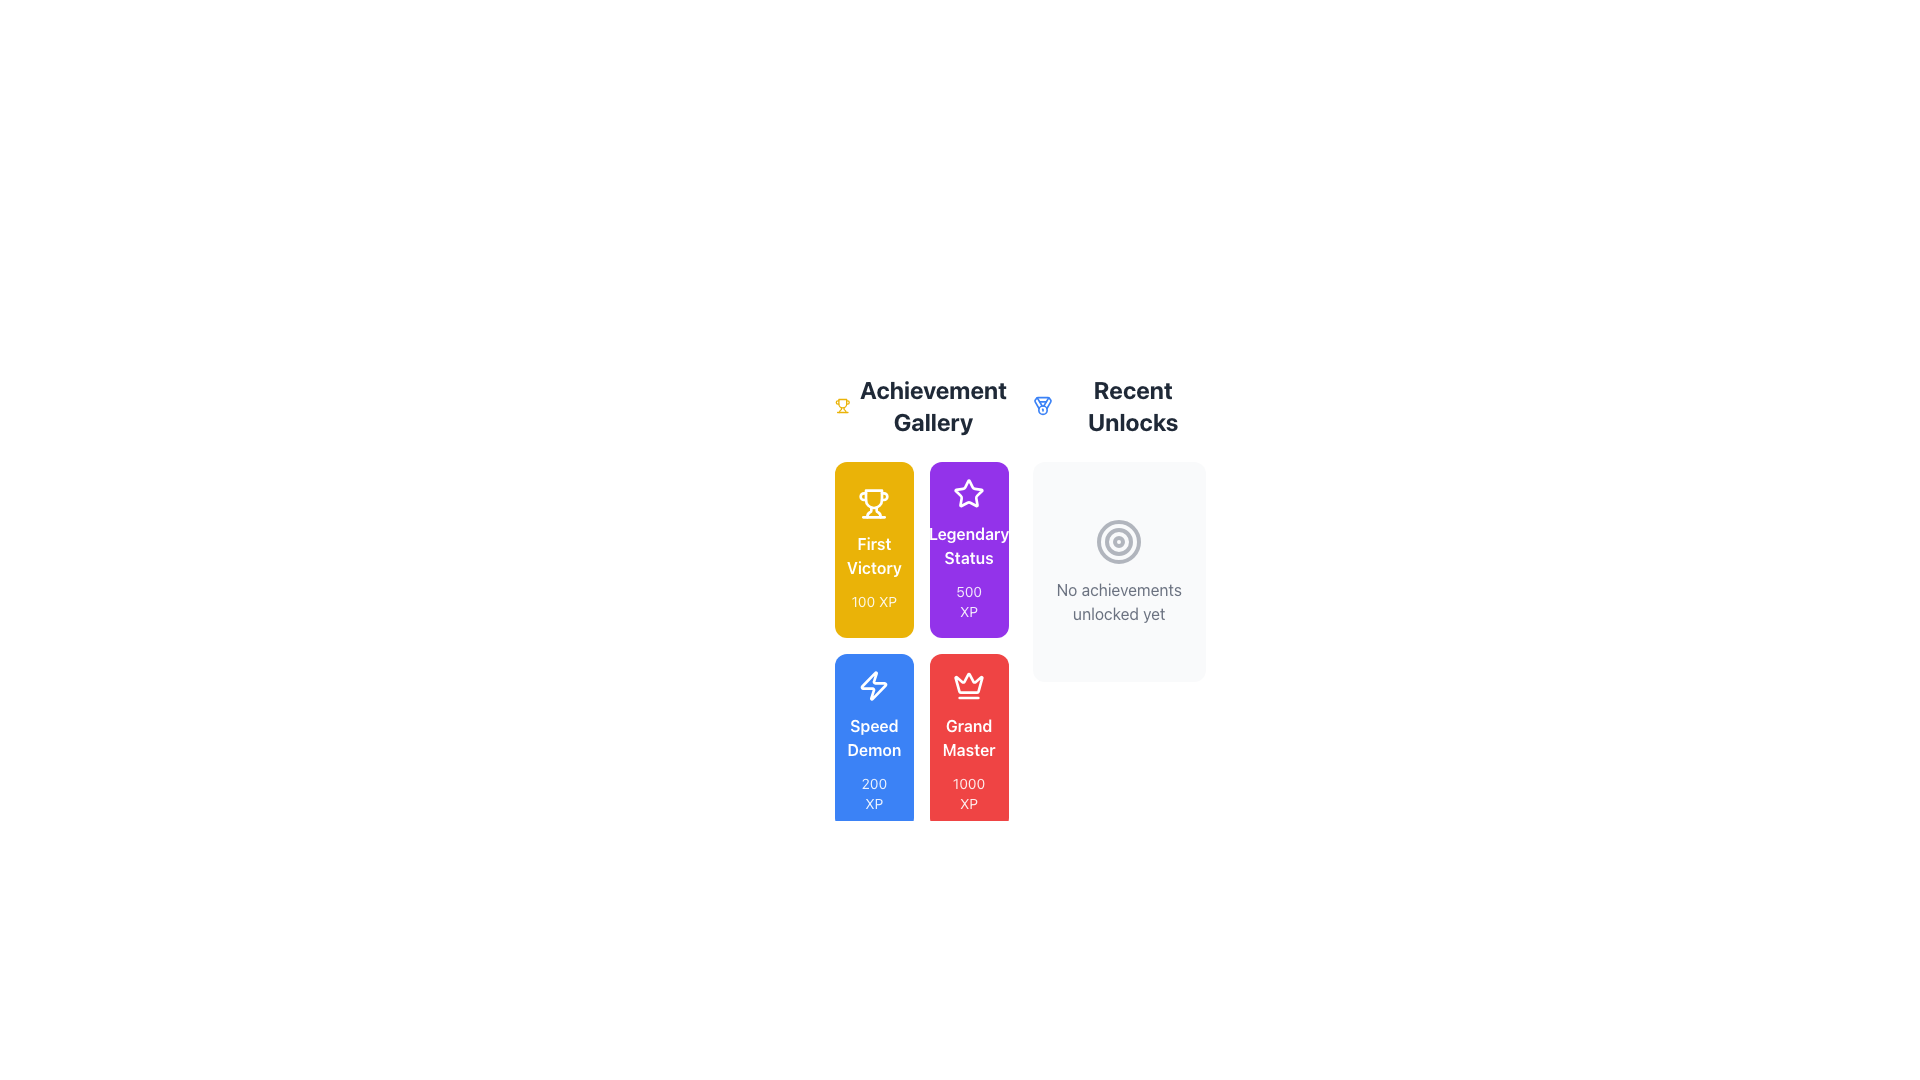 The height and width of the screenshot is (1080, 1920). I want to click on the text label displaying 'First Victory' in bold against a yellow background to invoke any associated action, so click(873, 555).